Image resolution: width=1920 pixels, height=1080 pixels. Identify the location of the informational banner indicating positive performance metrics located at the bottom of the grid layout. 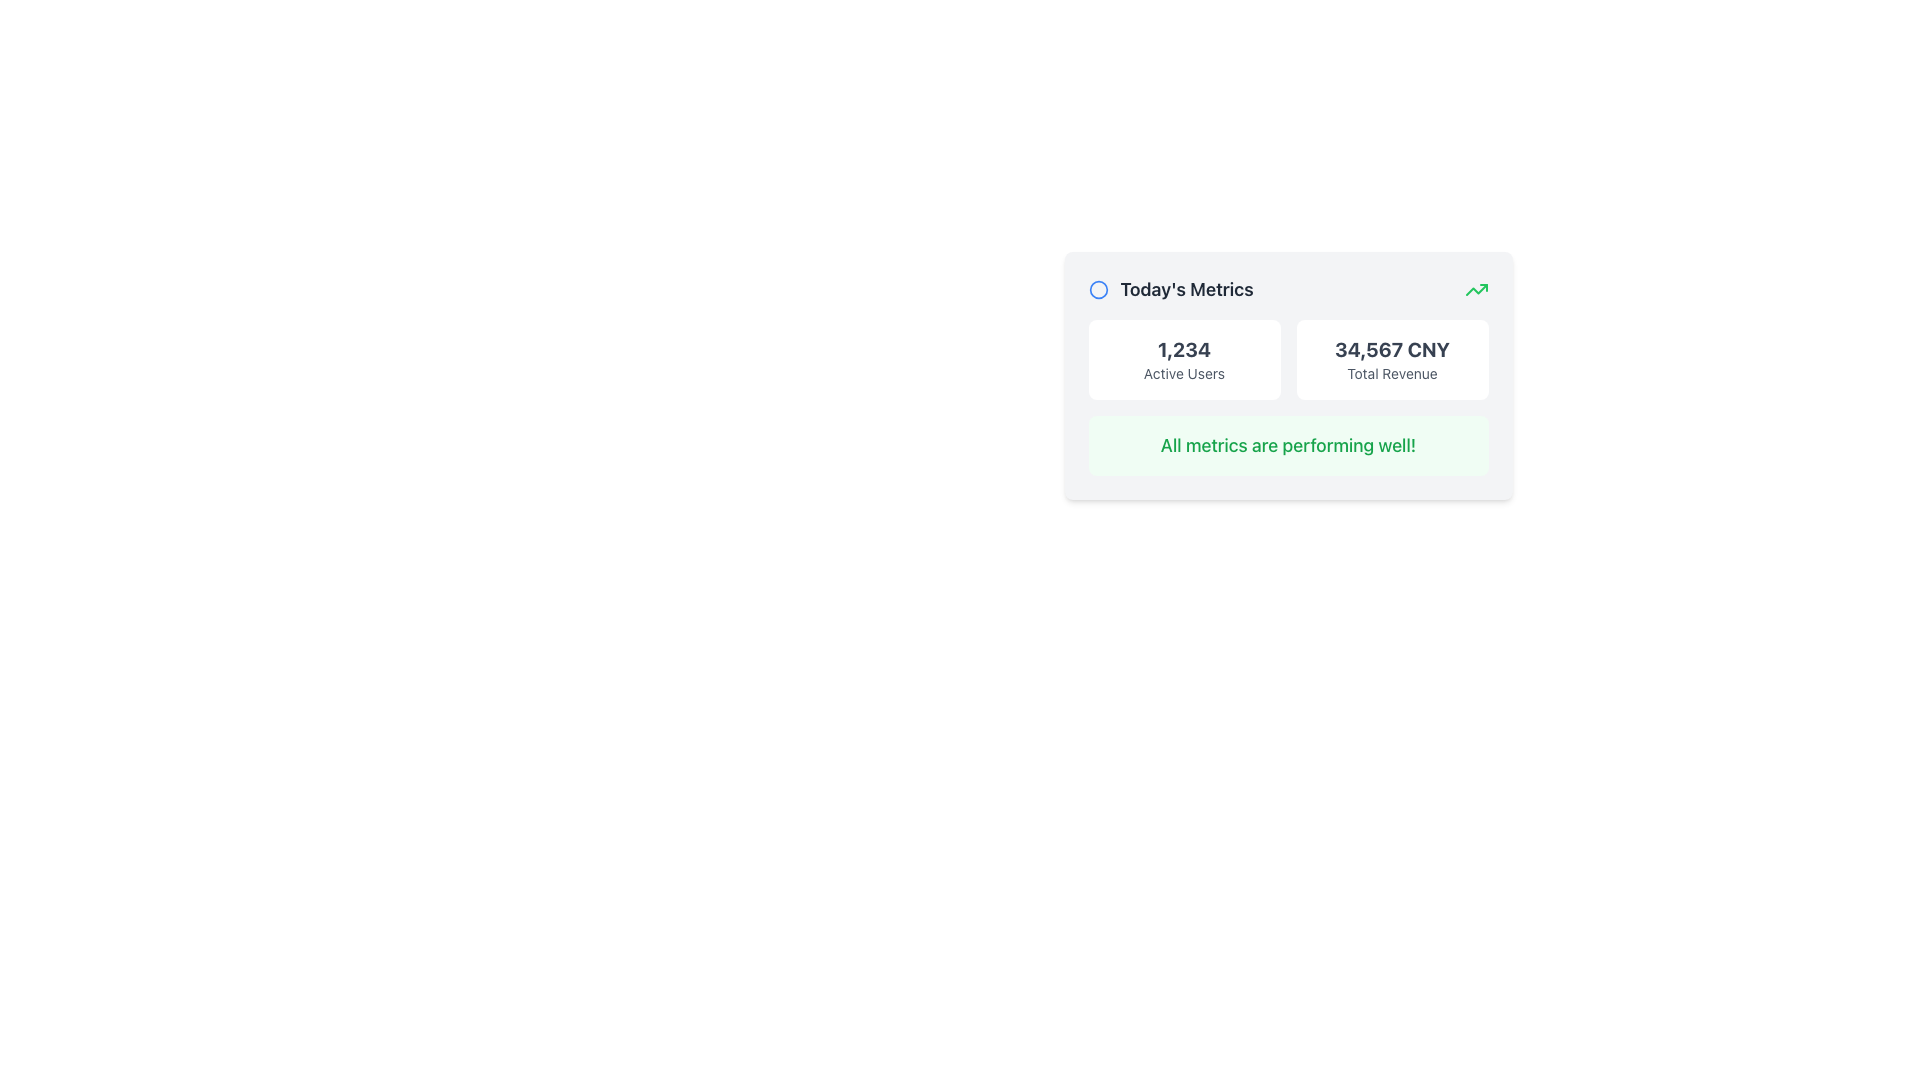
(1288, 445).